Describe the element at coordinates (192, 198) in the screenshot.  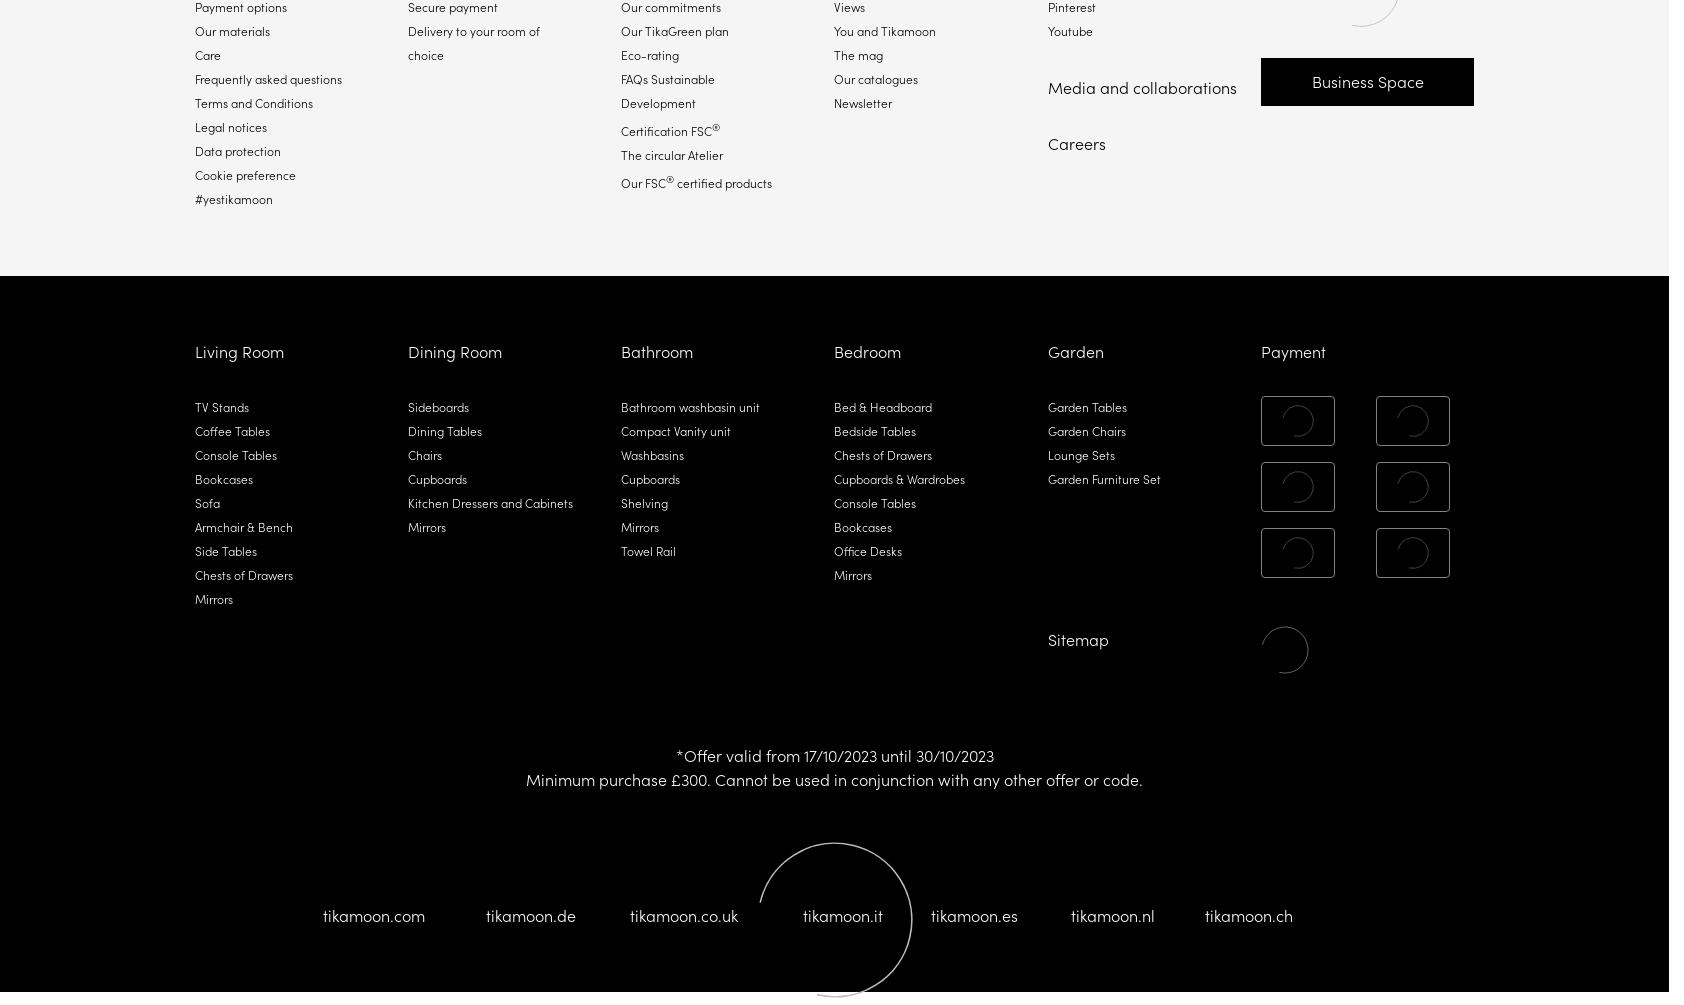
I see `'#yestikamoon'` at that location.